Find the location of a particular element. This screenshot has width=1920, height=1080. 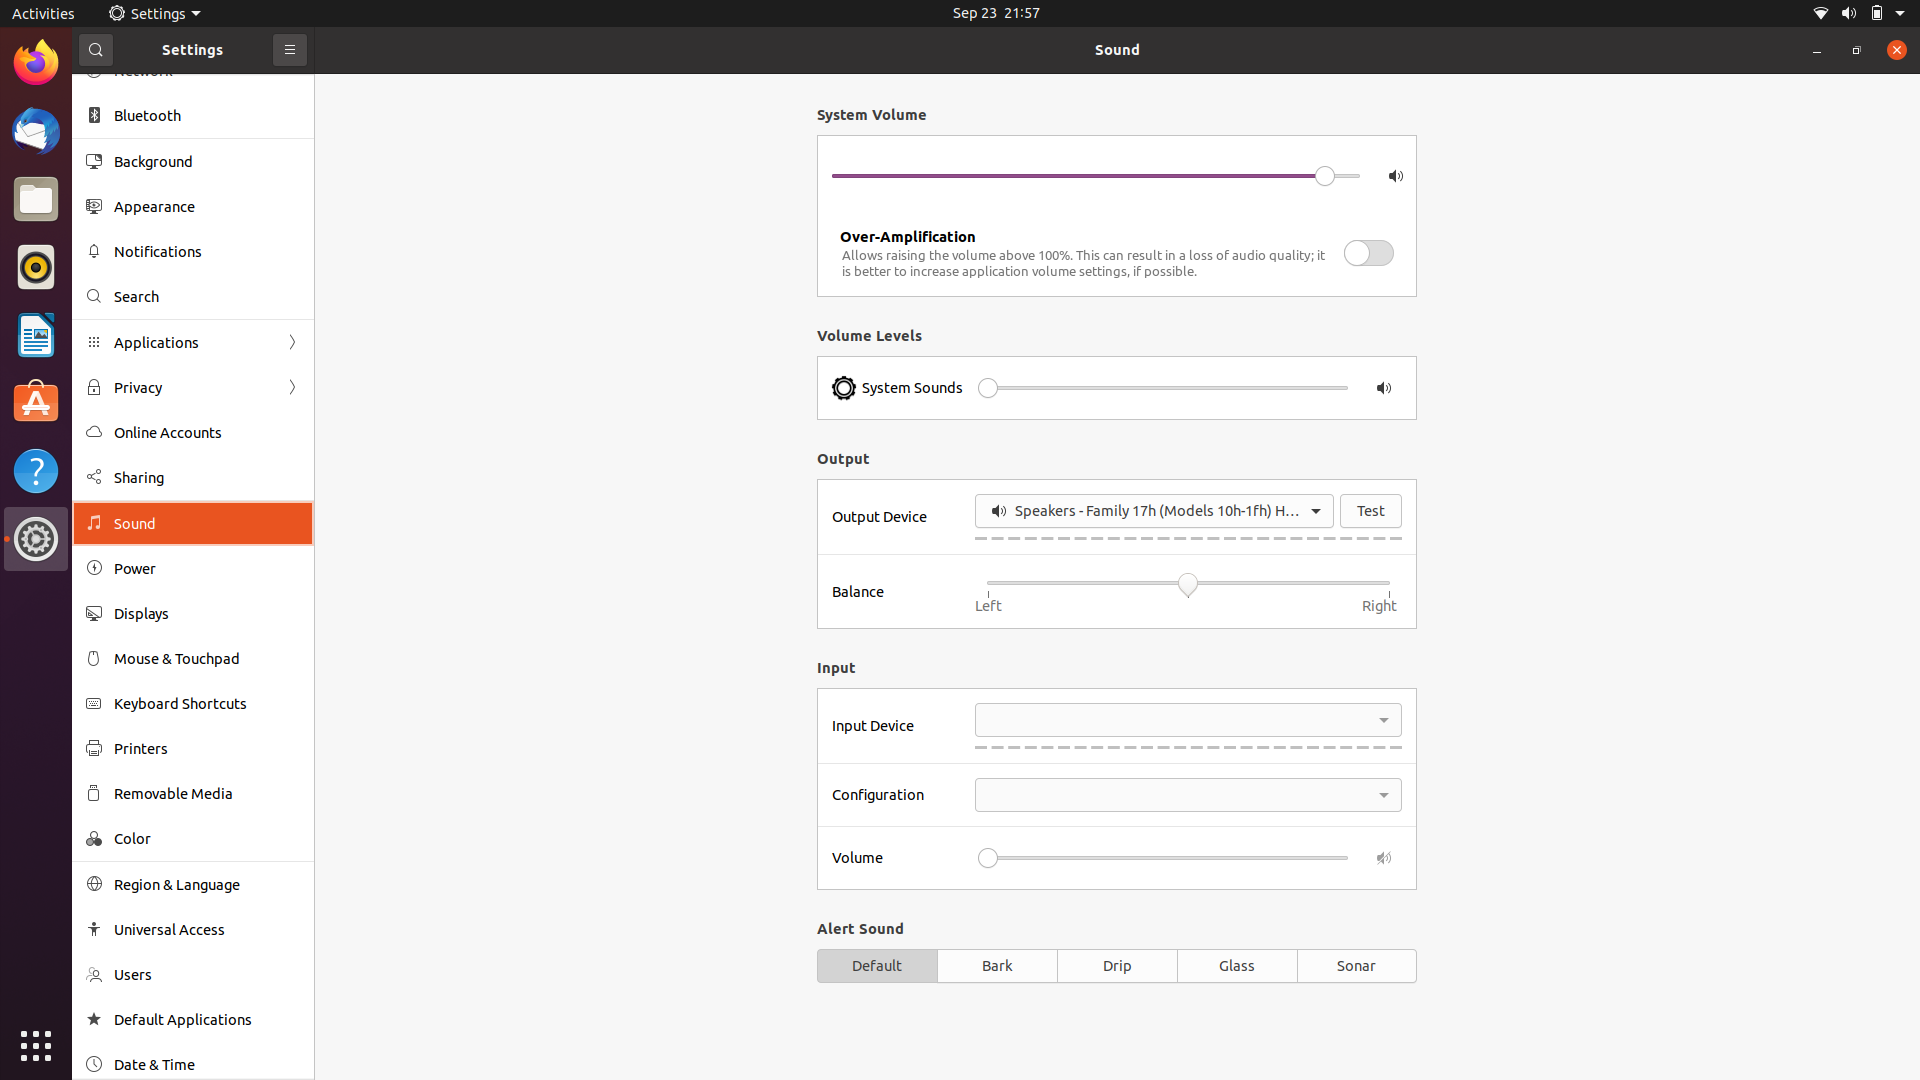

mouse and trackpad configurations is located at coordinates (190, 659).